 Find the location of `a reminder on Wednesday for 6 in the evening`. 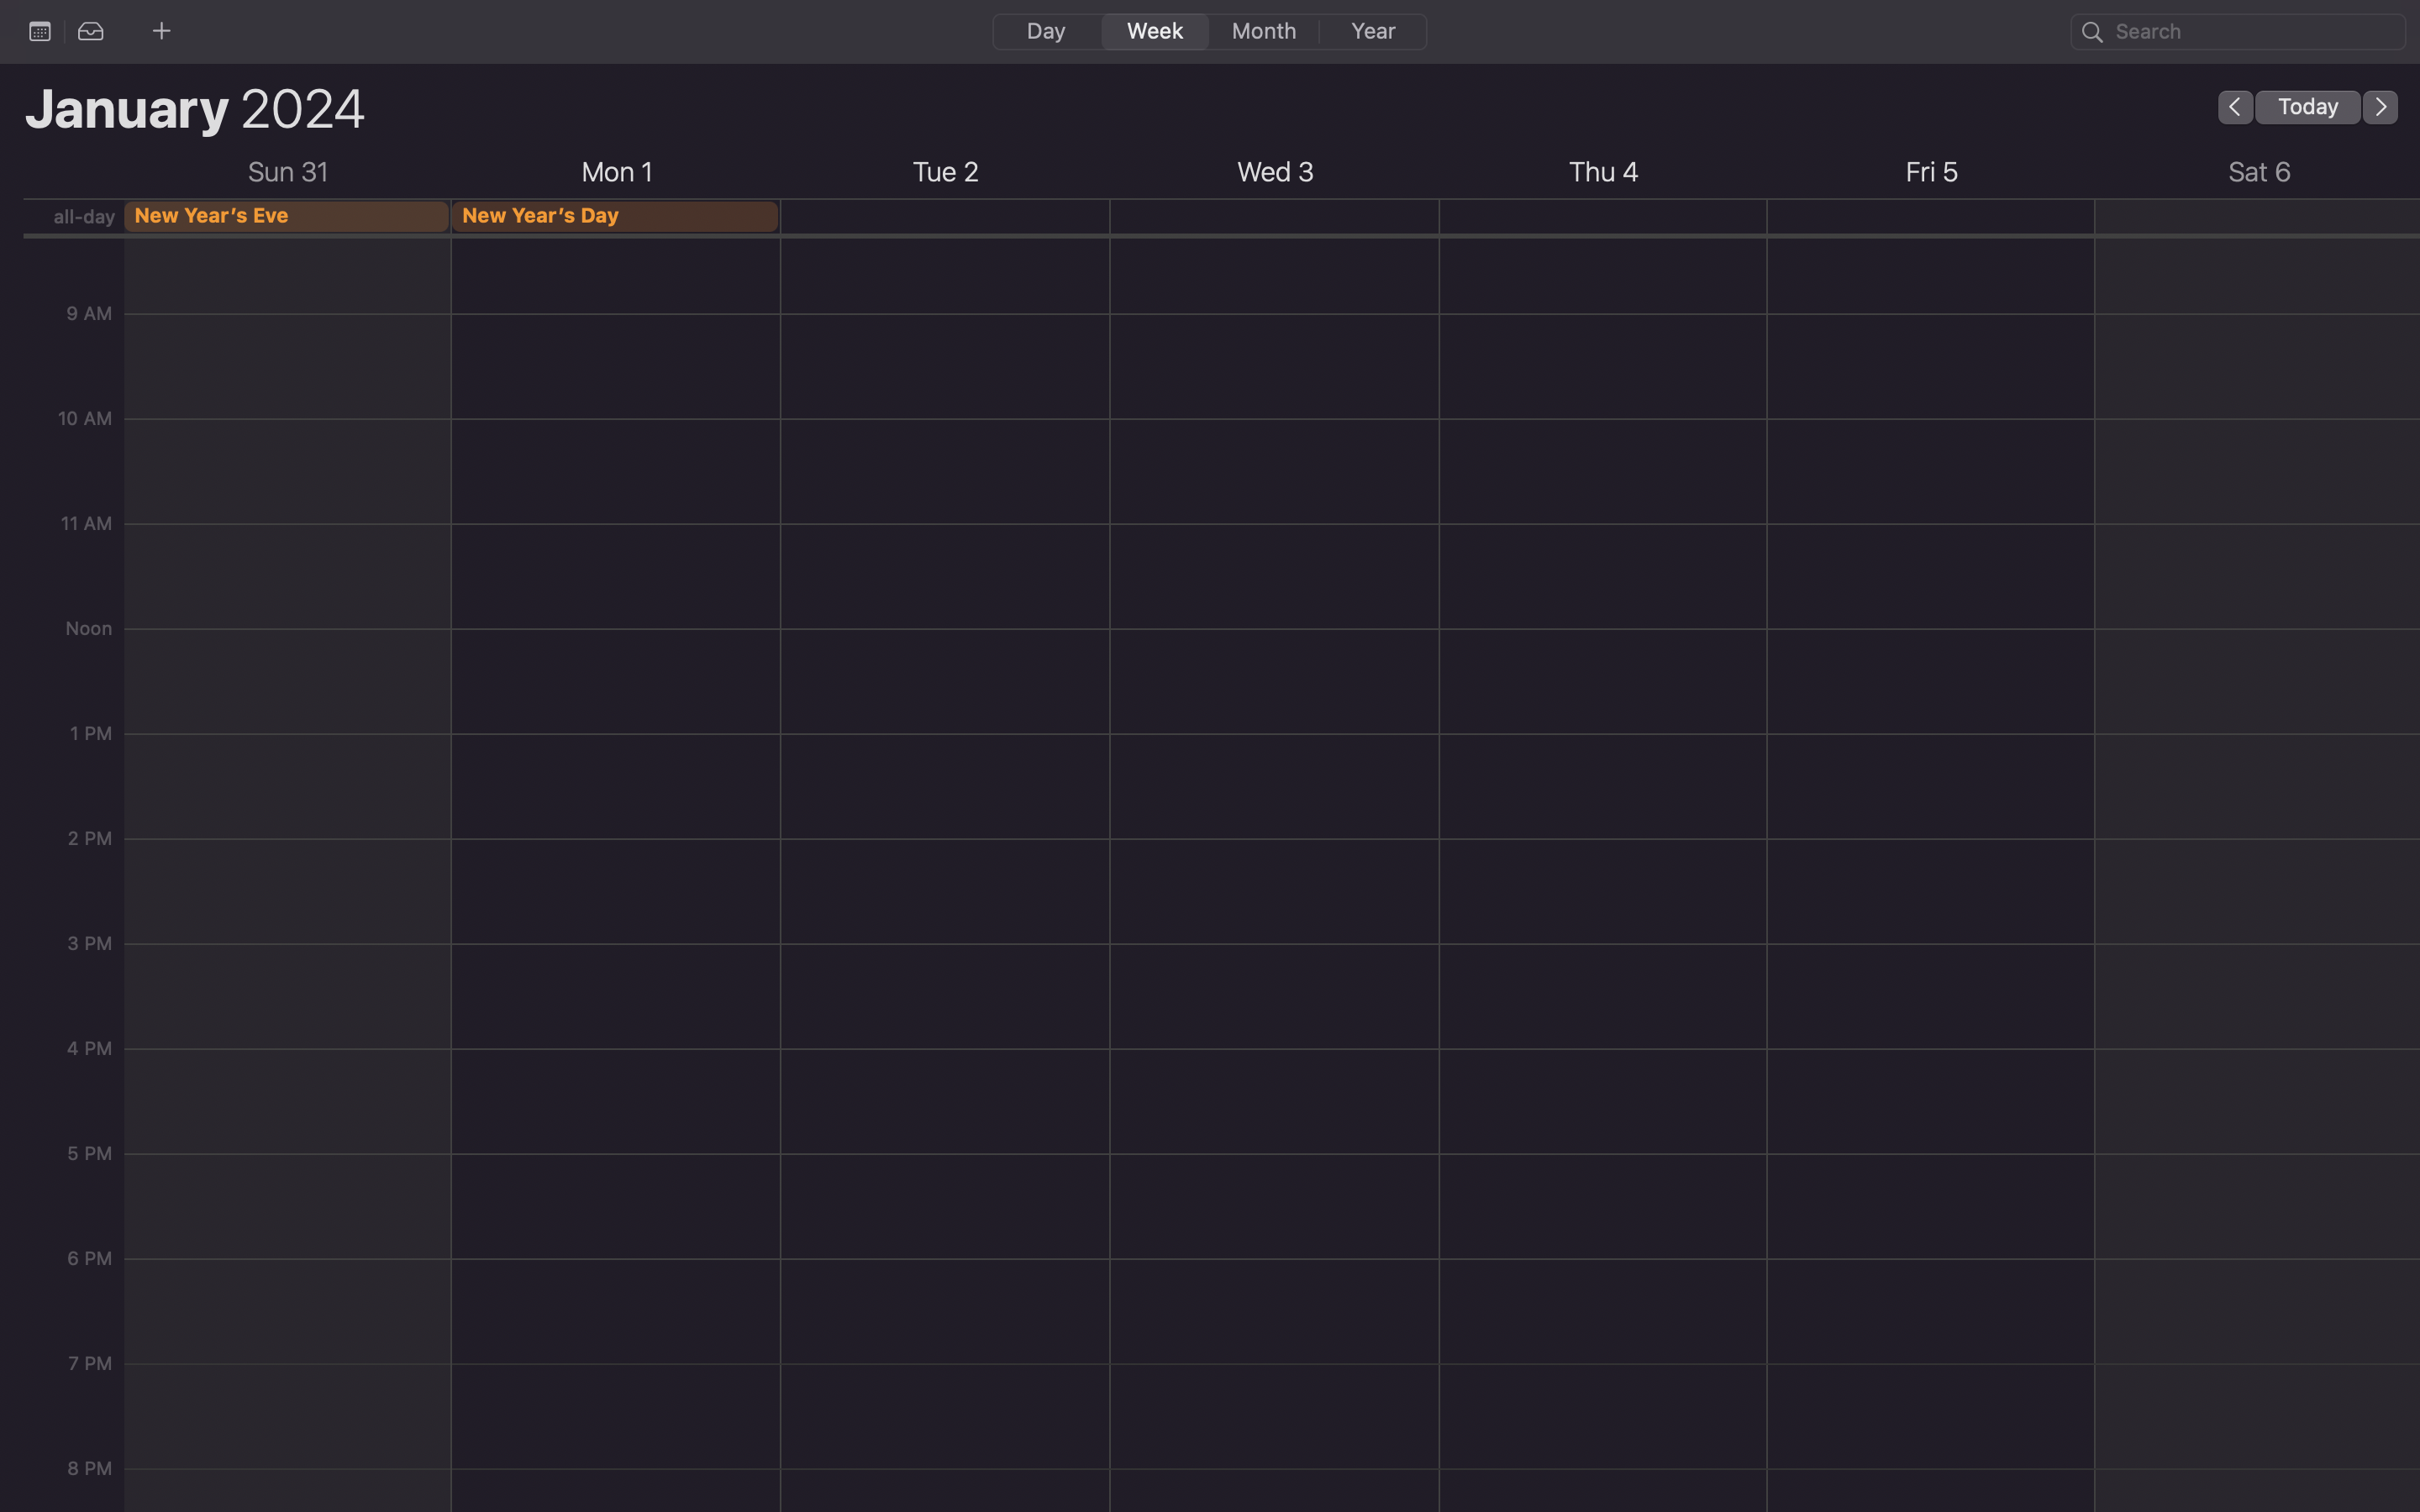

a reminder on Wednesday for 6 in the evening is located at coordinates (1278, 1291).